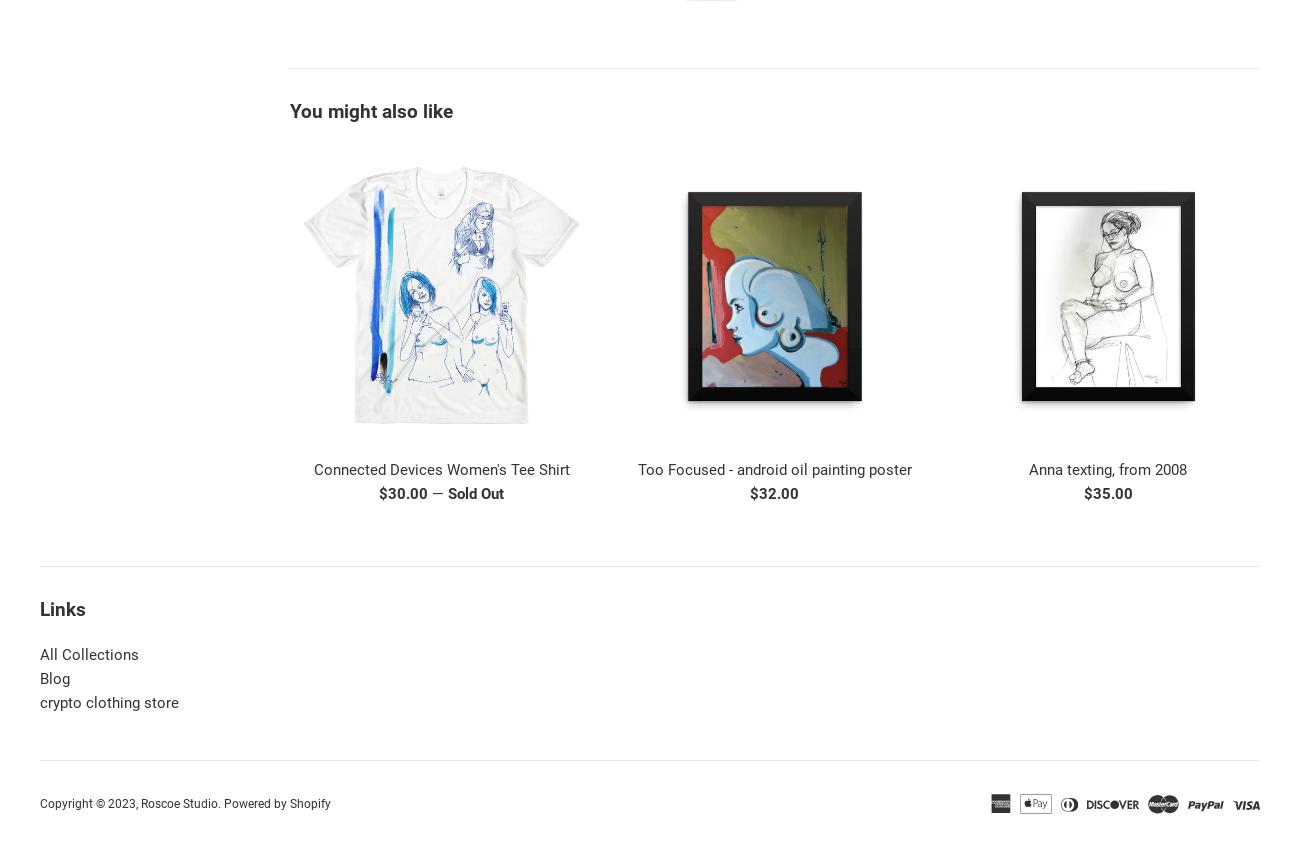 The width and height of the screenshot is (1300, 845). Describe the element at coordinates (53, 677) in the screenshot. I see `'Blog'` at that location.